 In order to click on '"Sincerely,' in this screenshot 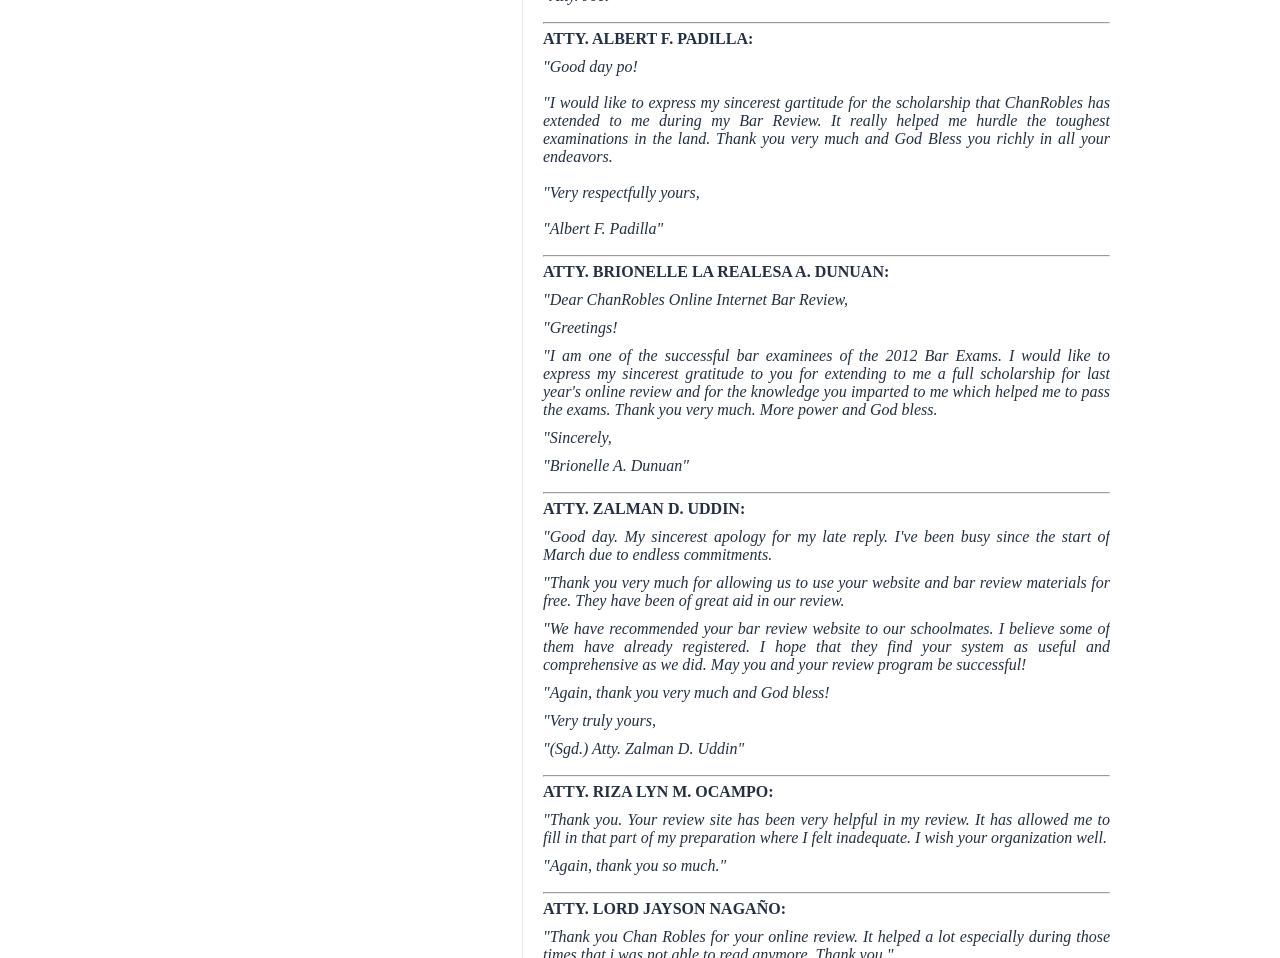, I will do `click(576, 437)`.